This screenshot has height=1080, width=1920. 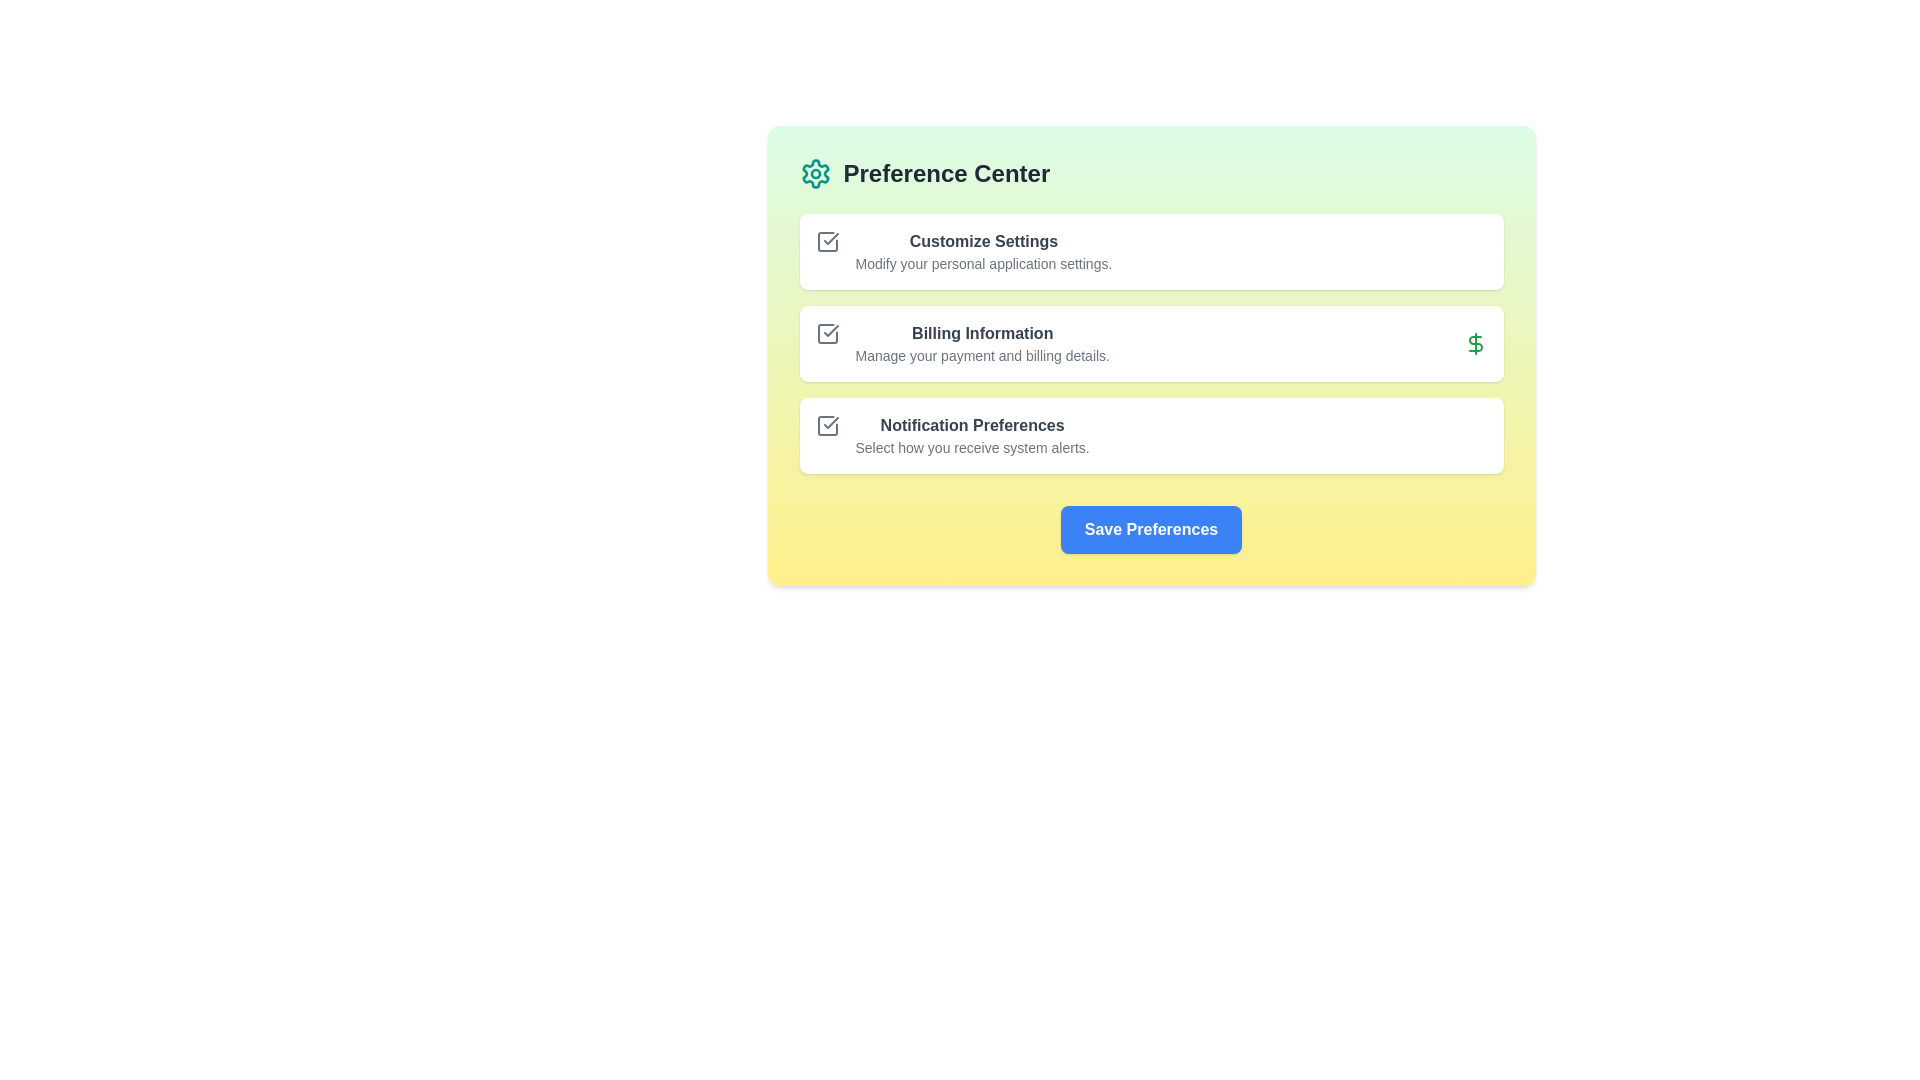 I want to click on the interactive element located near the 'Notification Preferences' text block, which is styled with a larger bold font and aligned with the 'Billing Information' and 'Save Preferences' entries, so click(x=972, y=434).